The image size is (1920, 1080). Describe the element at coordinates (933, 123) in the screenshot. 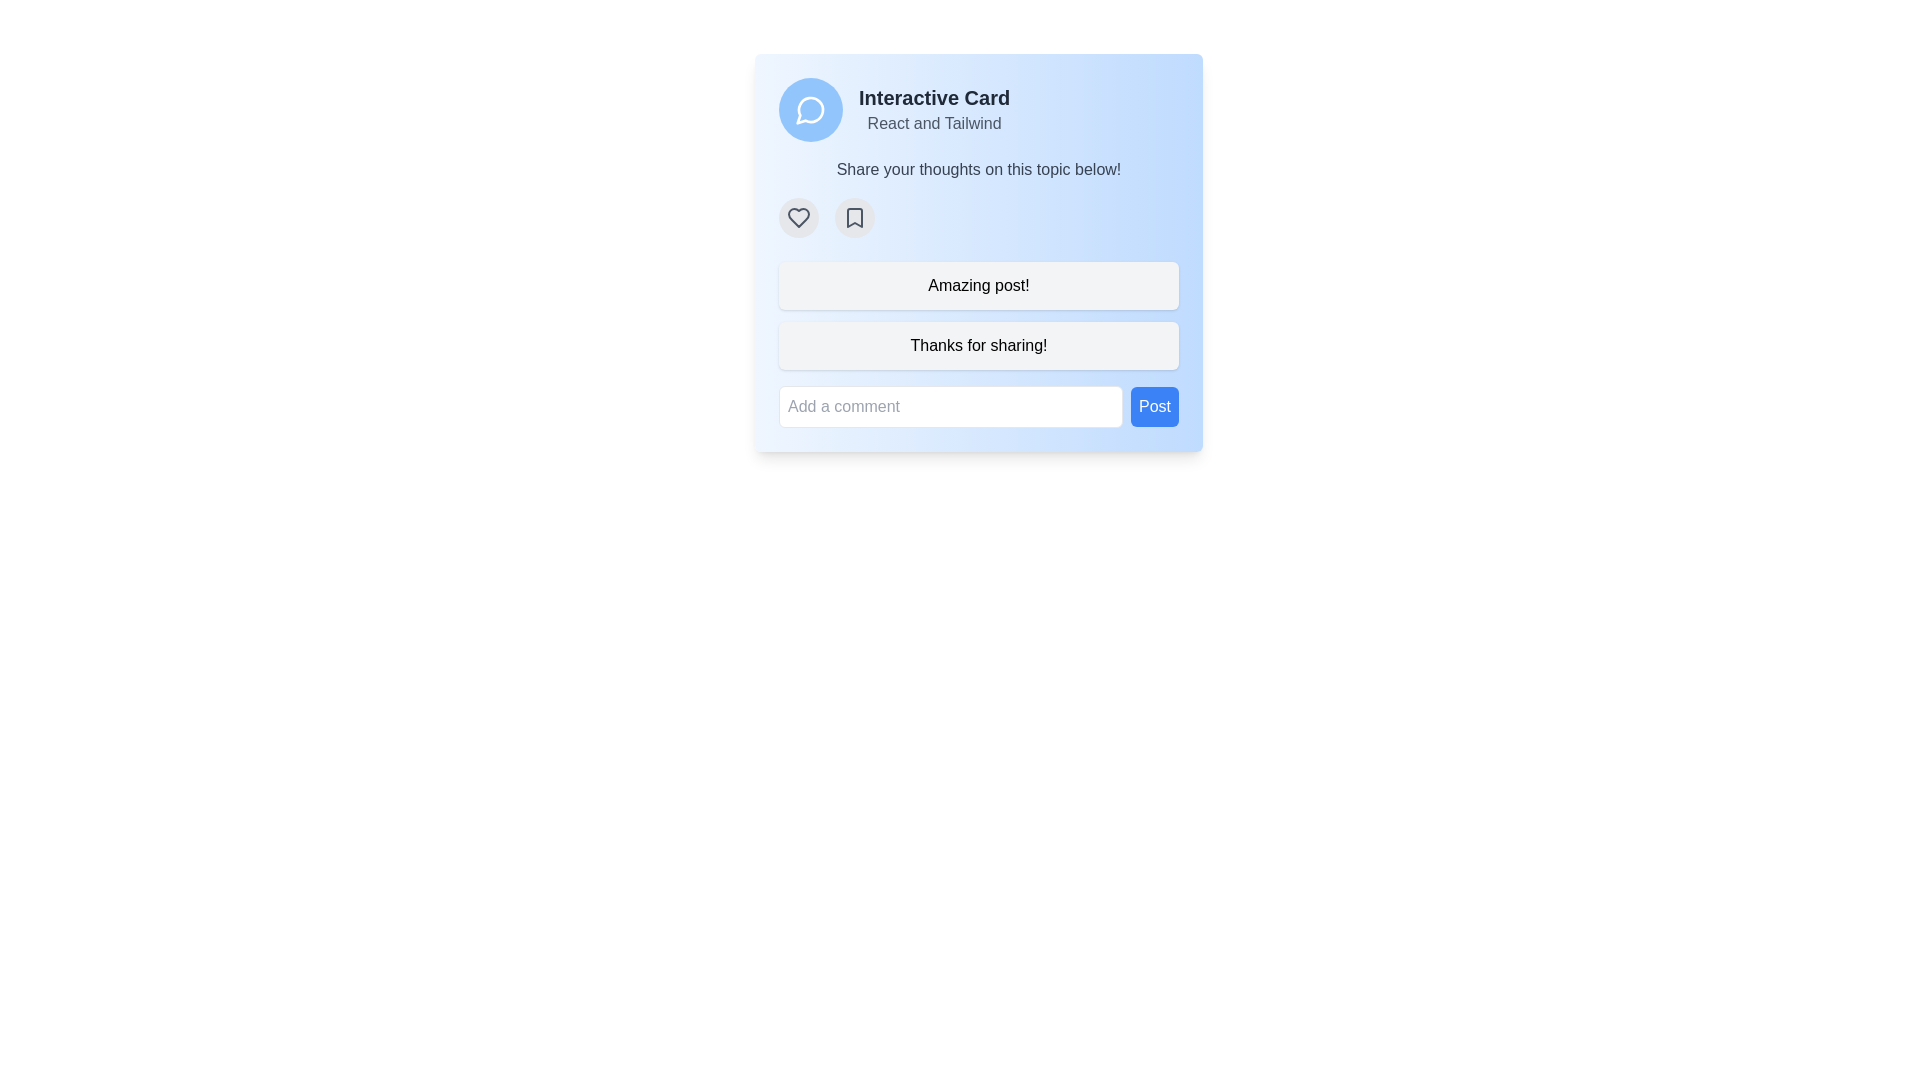

I see `the non-interactive text label reading 'React and Tailwind', which is styled with a light gray color and positioned underneath the title 'Interactive Card' in a blue-colored card interface` at that location.